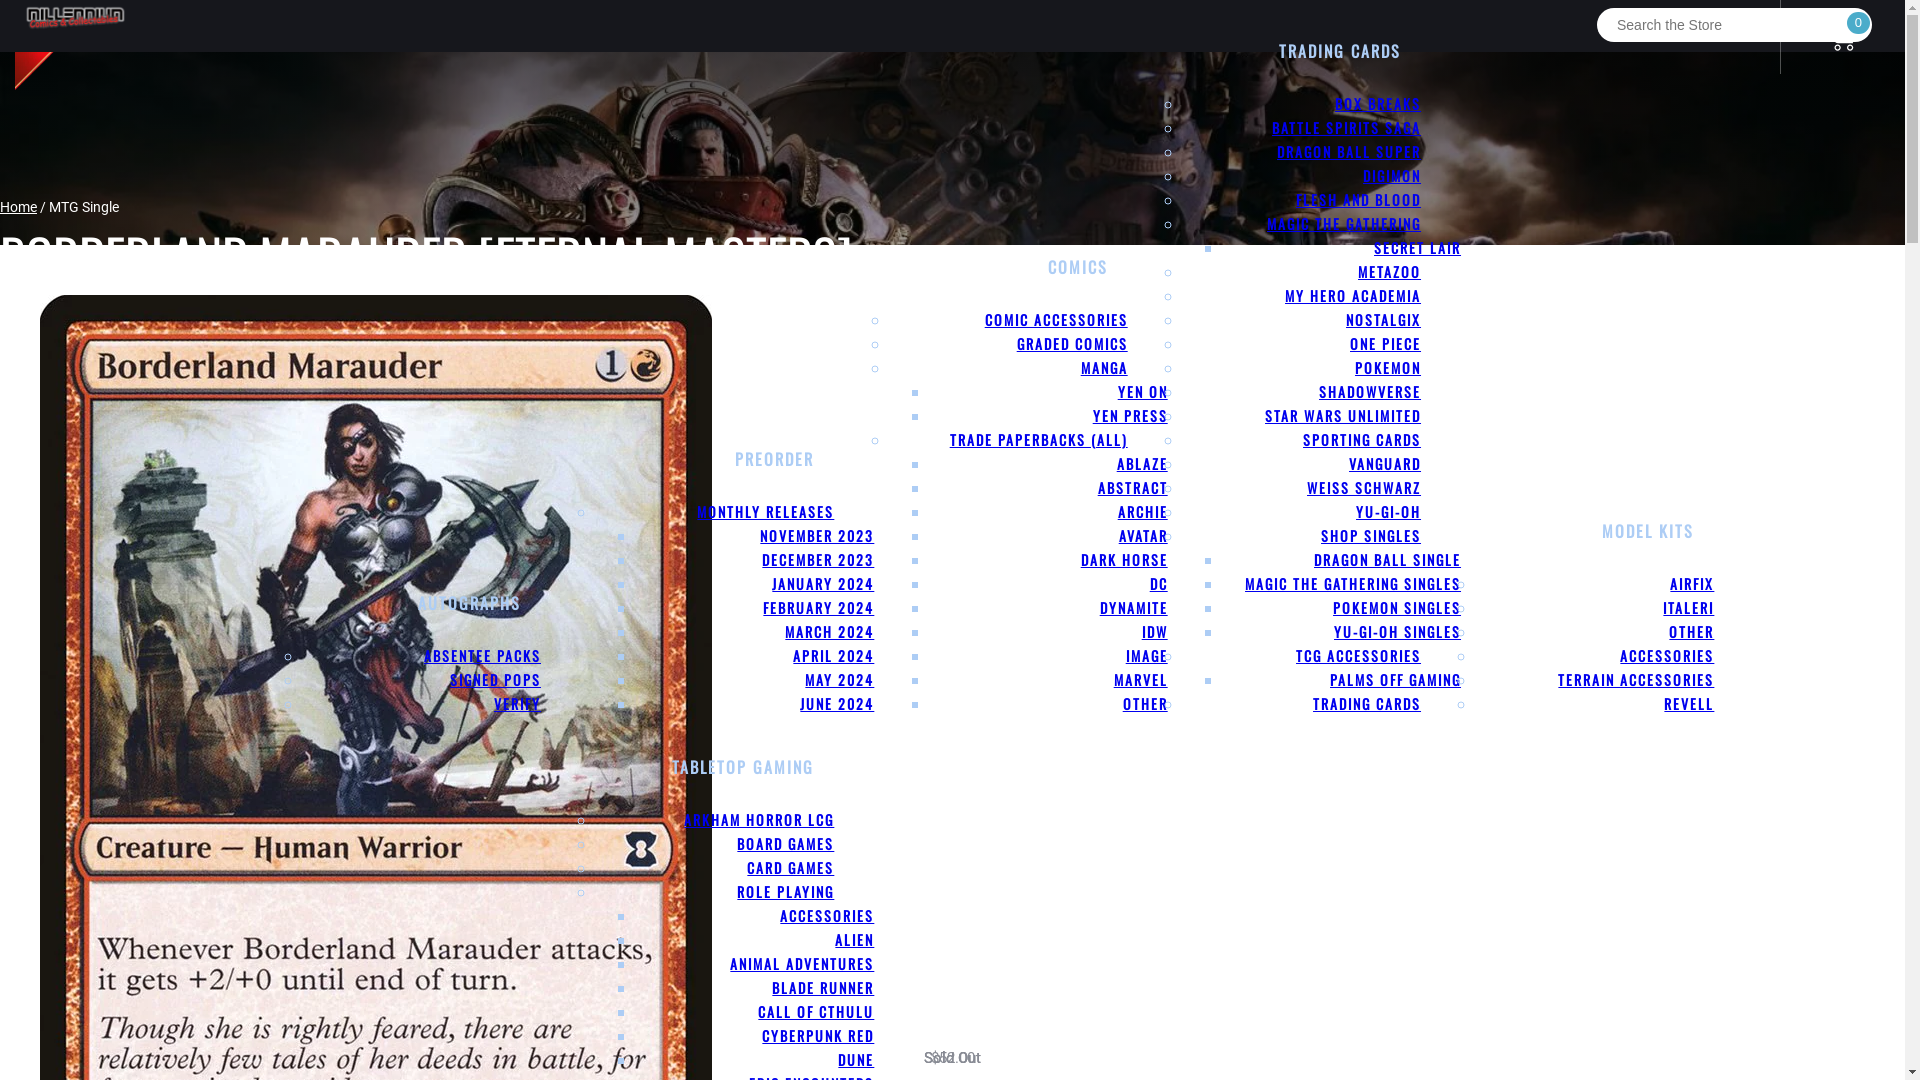 This screenshot has width=1920, height=1080. I want to click on 'APRIL 2024', so click(791, 655).